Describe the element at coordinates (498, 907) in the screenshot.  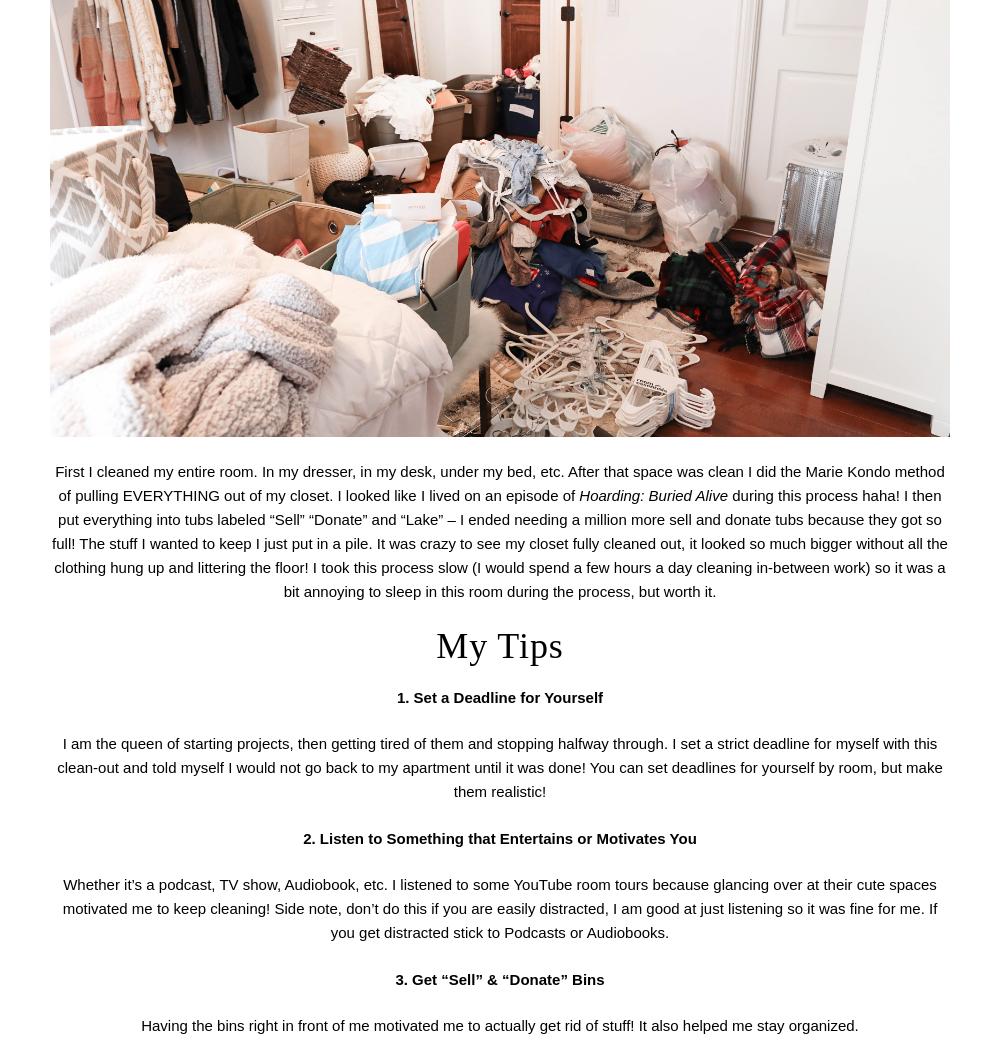
I see `'Whether it’s a podcast, TV show, Audiobook, etc. I listened to some YouTube room tours because glancing over at their cute spaces motivated me to keep cleaning! Side note, don’t do this if you are easily distracted, I am good at just listening so it was fine for me. If you get distracted stick to Podcasts or Audiobooks.'` at that location.